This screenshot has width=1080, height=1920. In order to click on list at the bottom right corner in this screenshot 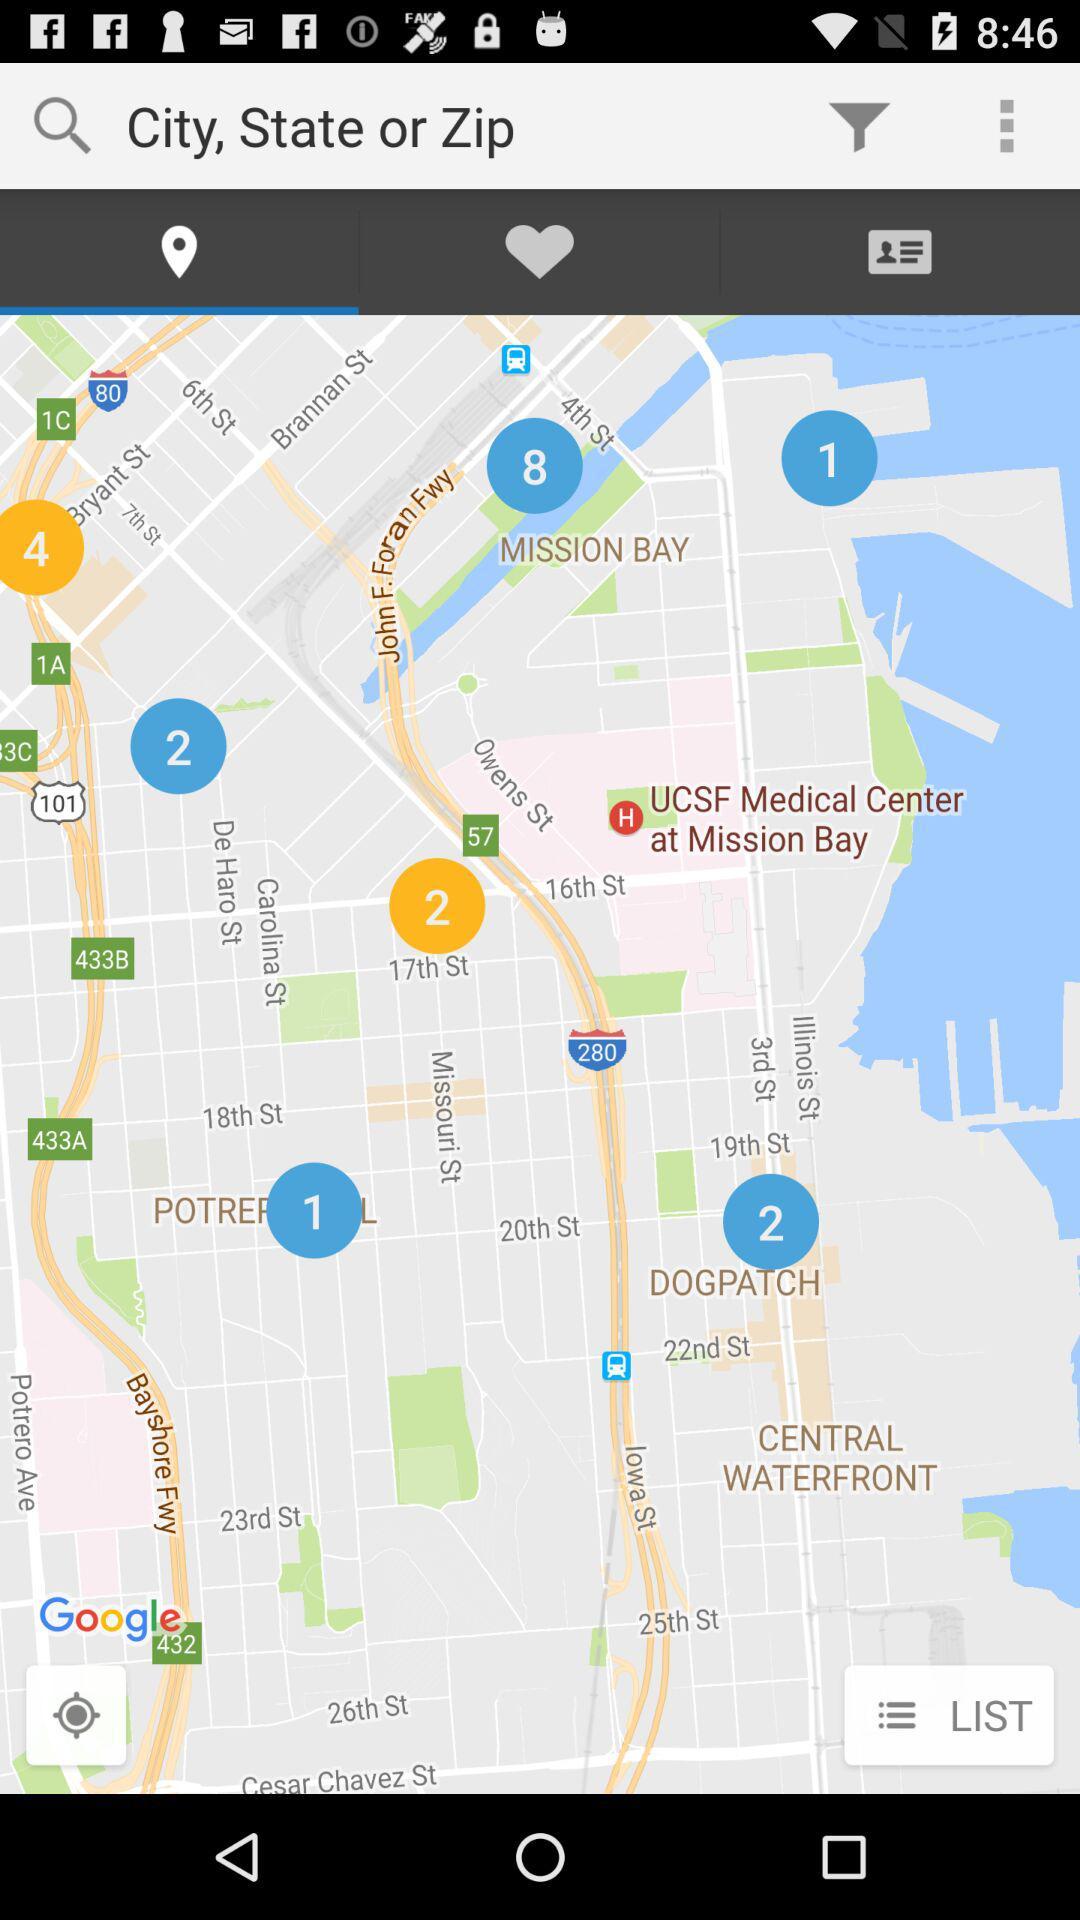, I will do `click(948, 1716)`.